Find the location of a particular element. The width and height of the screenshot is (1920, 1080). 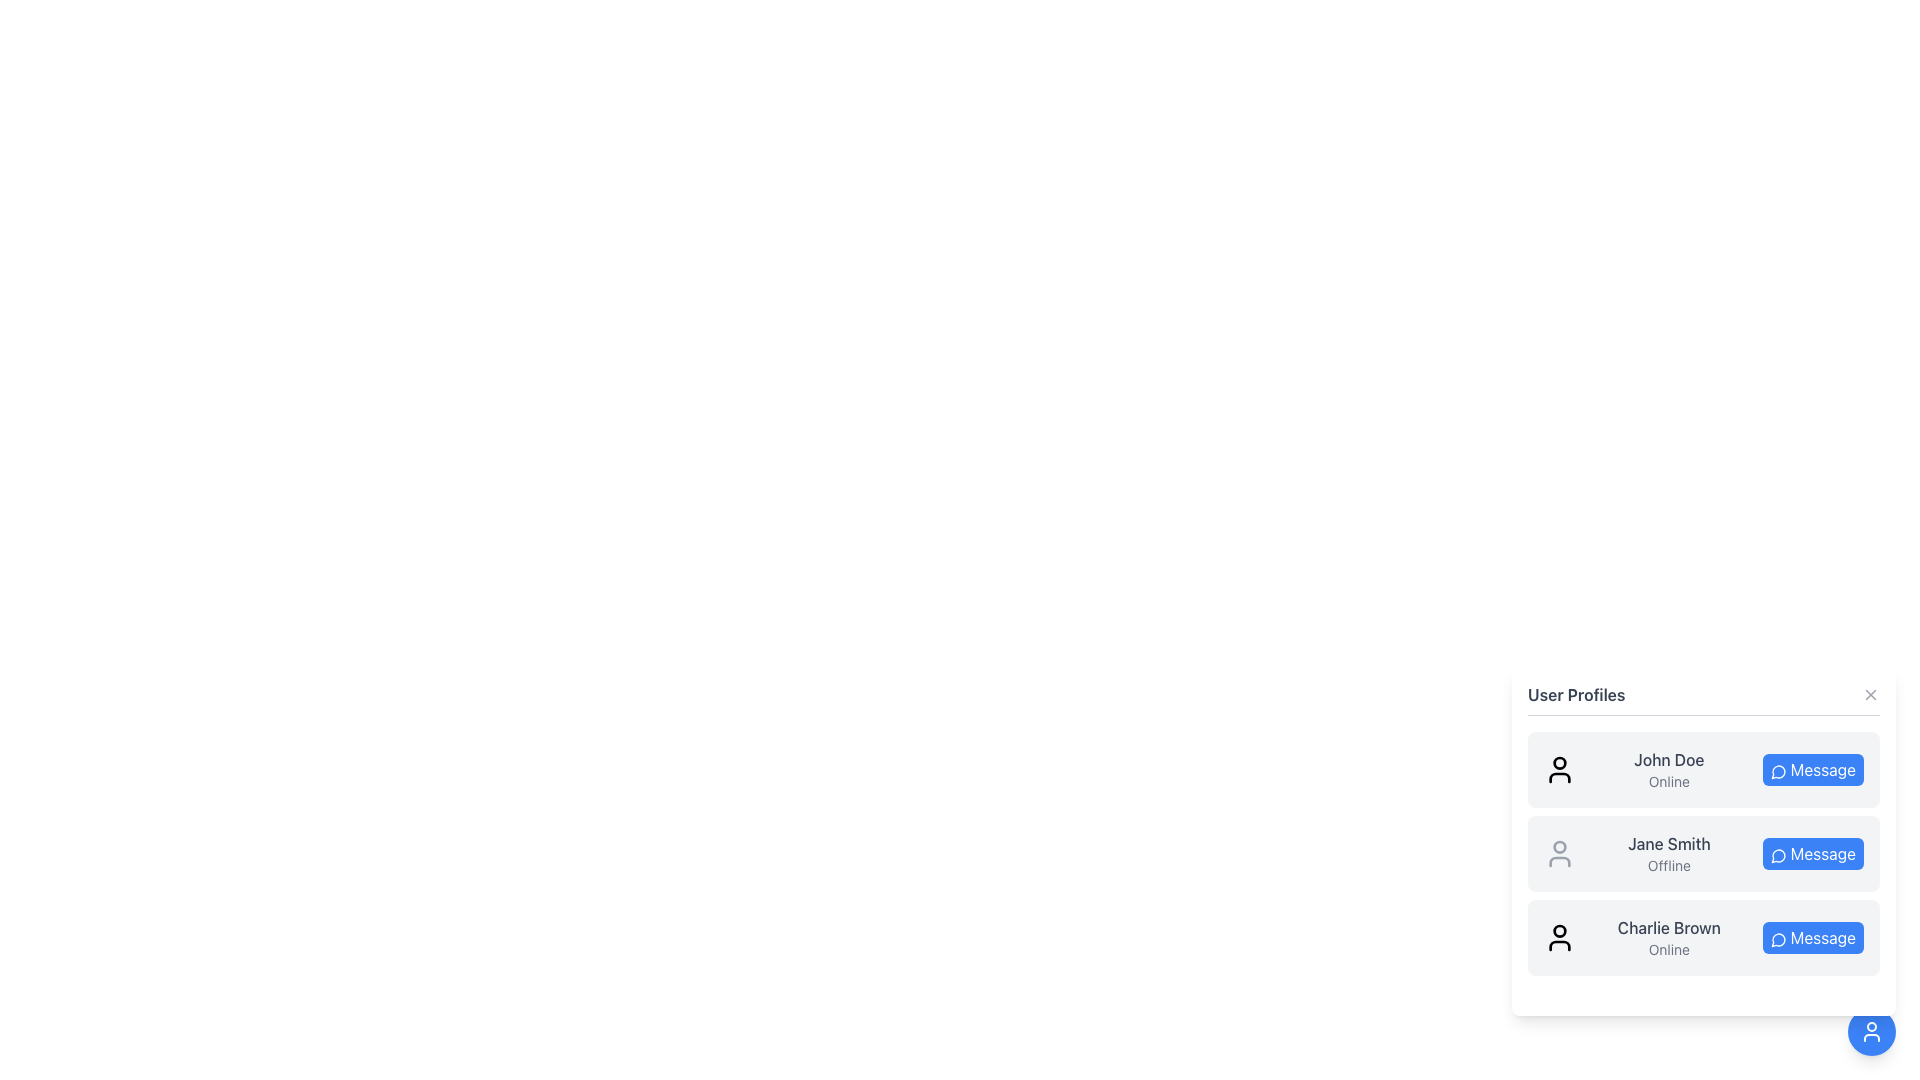

the circular blue button with a white user icon located at the bottom-right corner of the interface is located at coordinates (1871, 1032).